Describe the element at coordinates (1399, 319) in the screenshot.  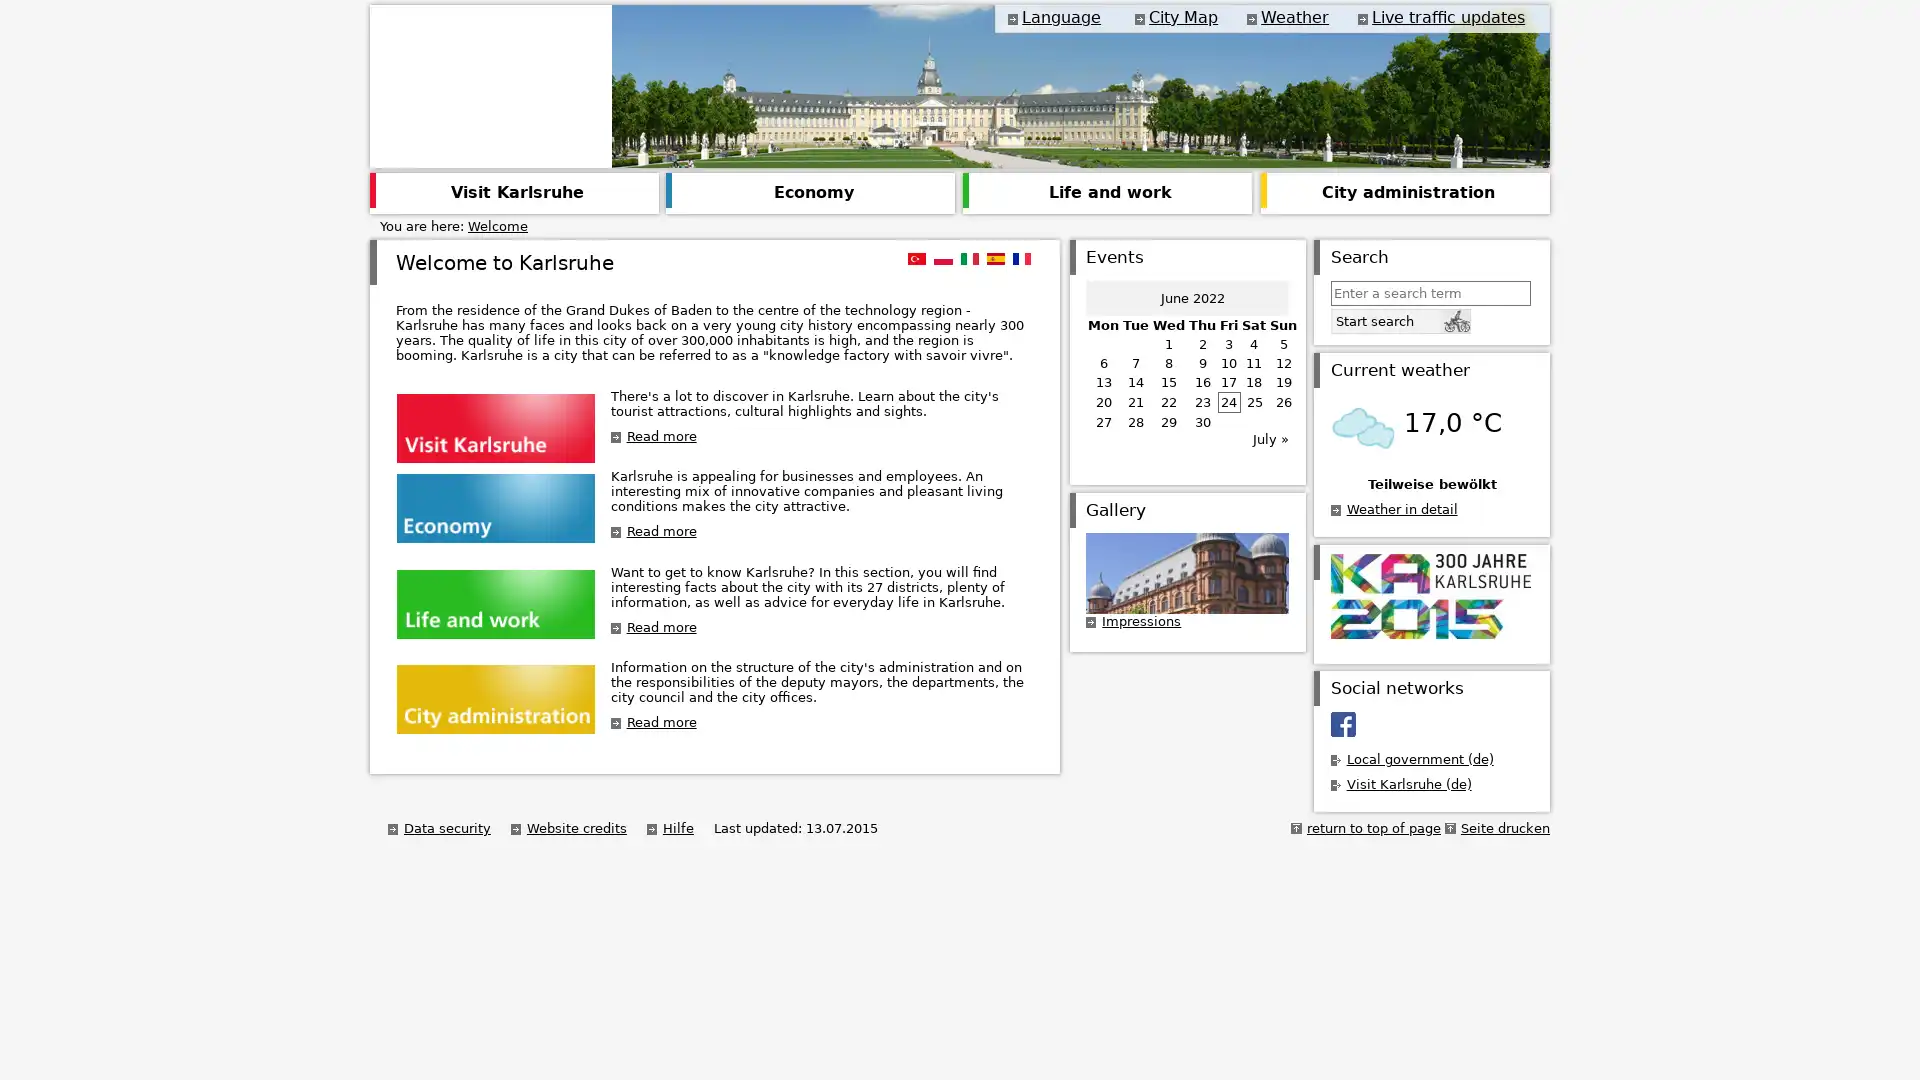
I see `Start search` at that location.